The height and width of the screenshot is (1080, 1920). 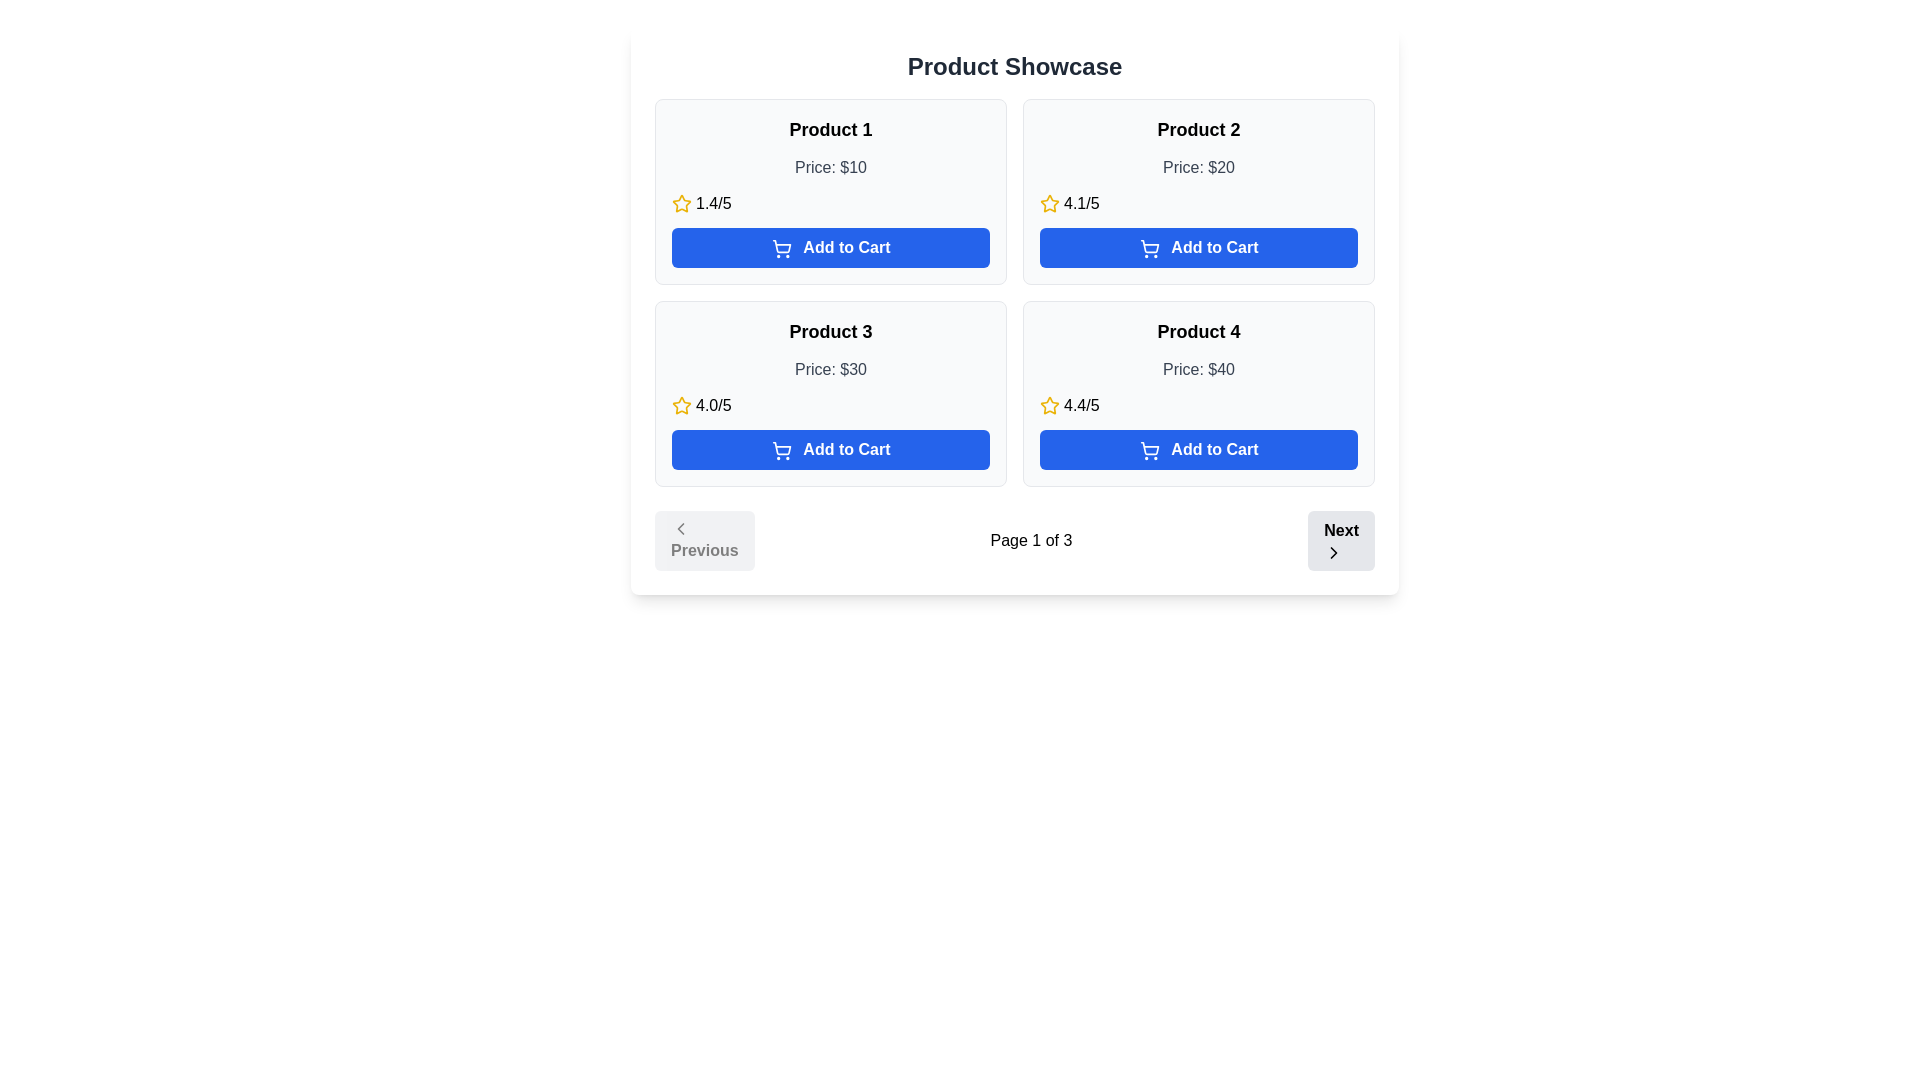 What do you see at coordinates (830, 330) in the screenshot?
I see `the 'Product 3' label, which is a bold text element indicating a product title, located above the price and other features in the bottom-left quadrant of a grid layout` at bounding box center [830, 330].